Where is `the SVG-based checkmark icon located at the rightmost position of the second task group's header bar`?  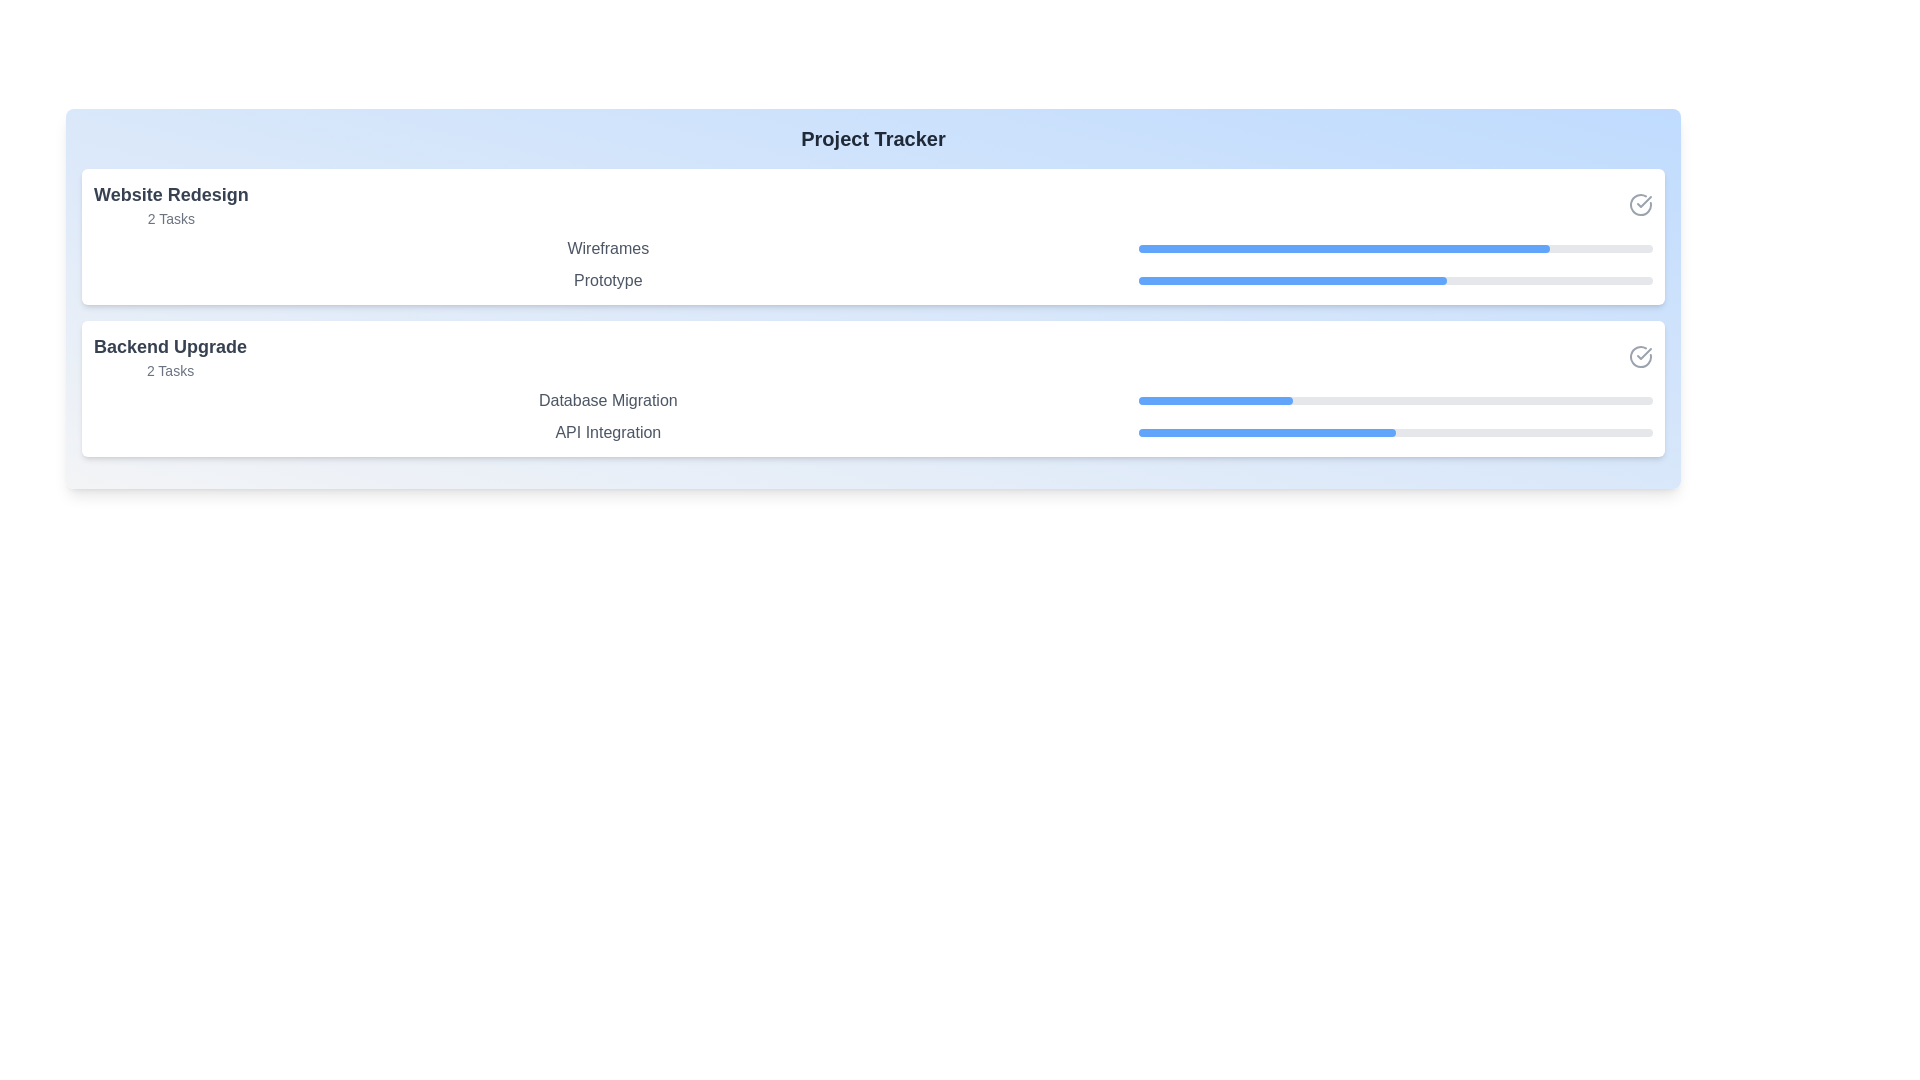 the SVG-based checkmark icon located at the rightmost position of the second task group's header bar is located at coordinates (1644, 353).